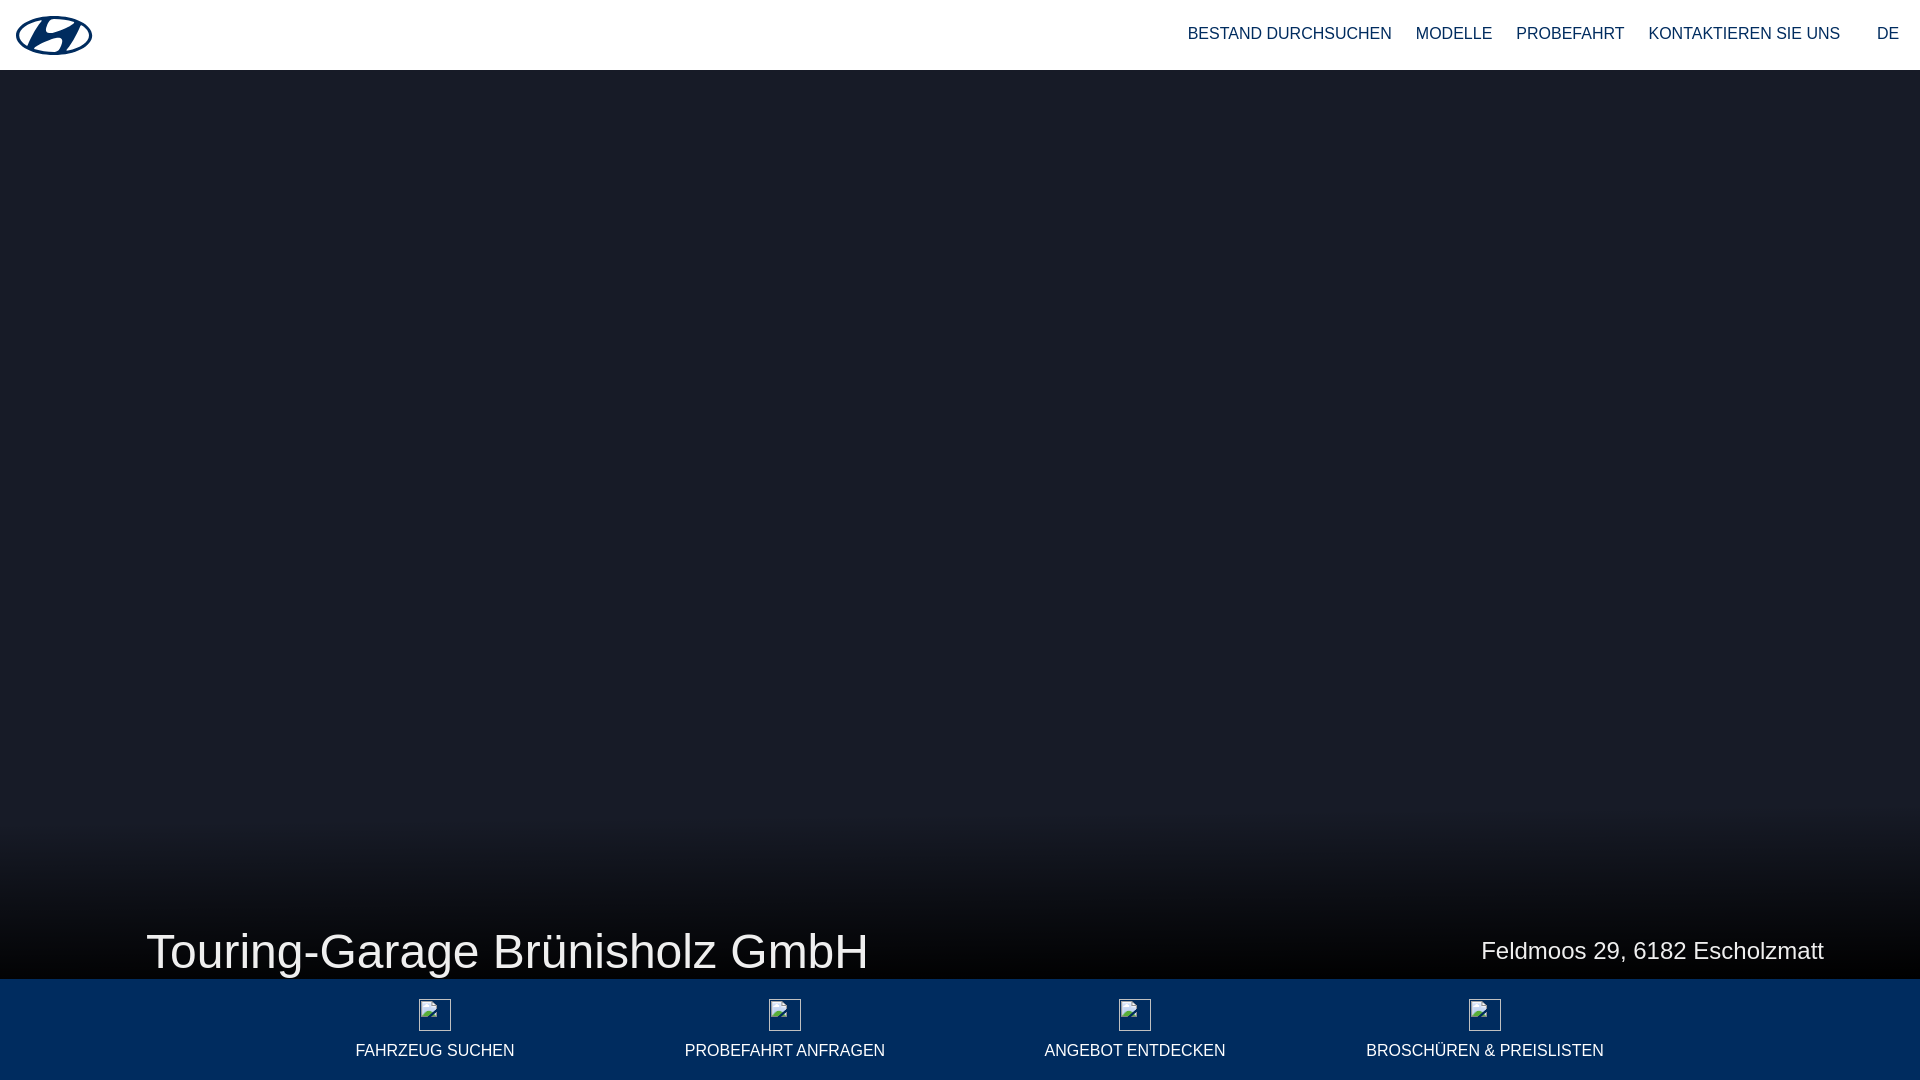 The width and height of the screenshot is (1920, 1080). Describe the element at coordinates (434, 1029) in the screenshot. I see `'FAHRZEUG SUCHEN'` at that location.